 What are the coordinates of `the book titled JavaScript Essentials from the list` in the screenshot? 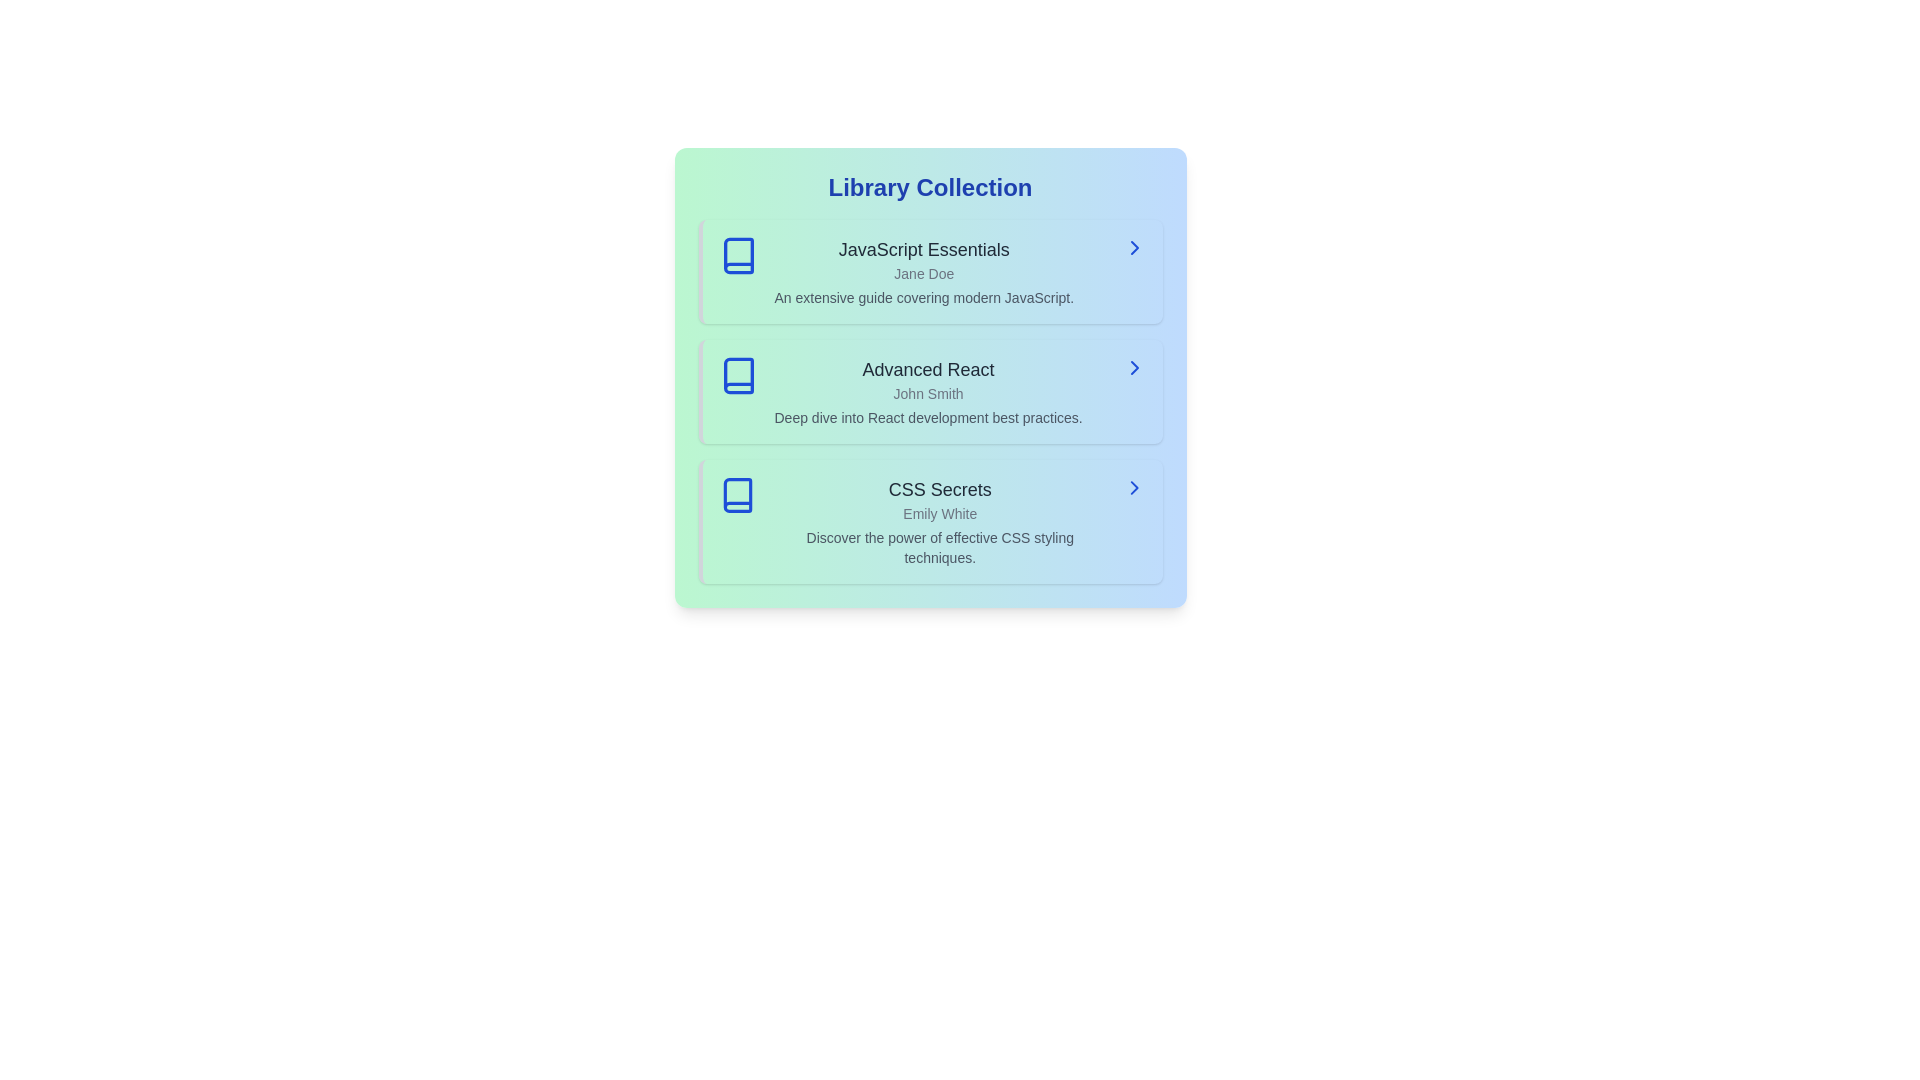 It's located at (929, 272).